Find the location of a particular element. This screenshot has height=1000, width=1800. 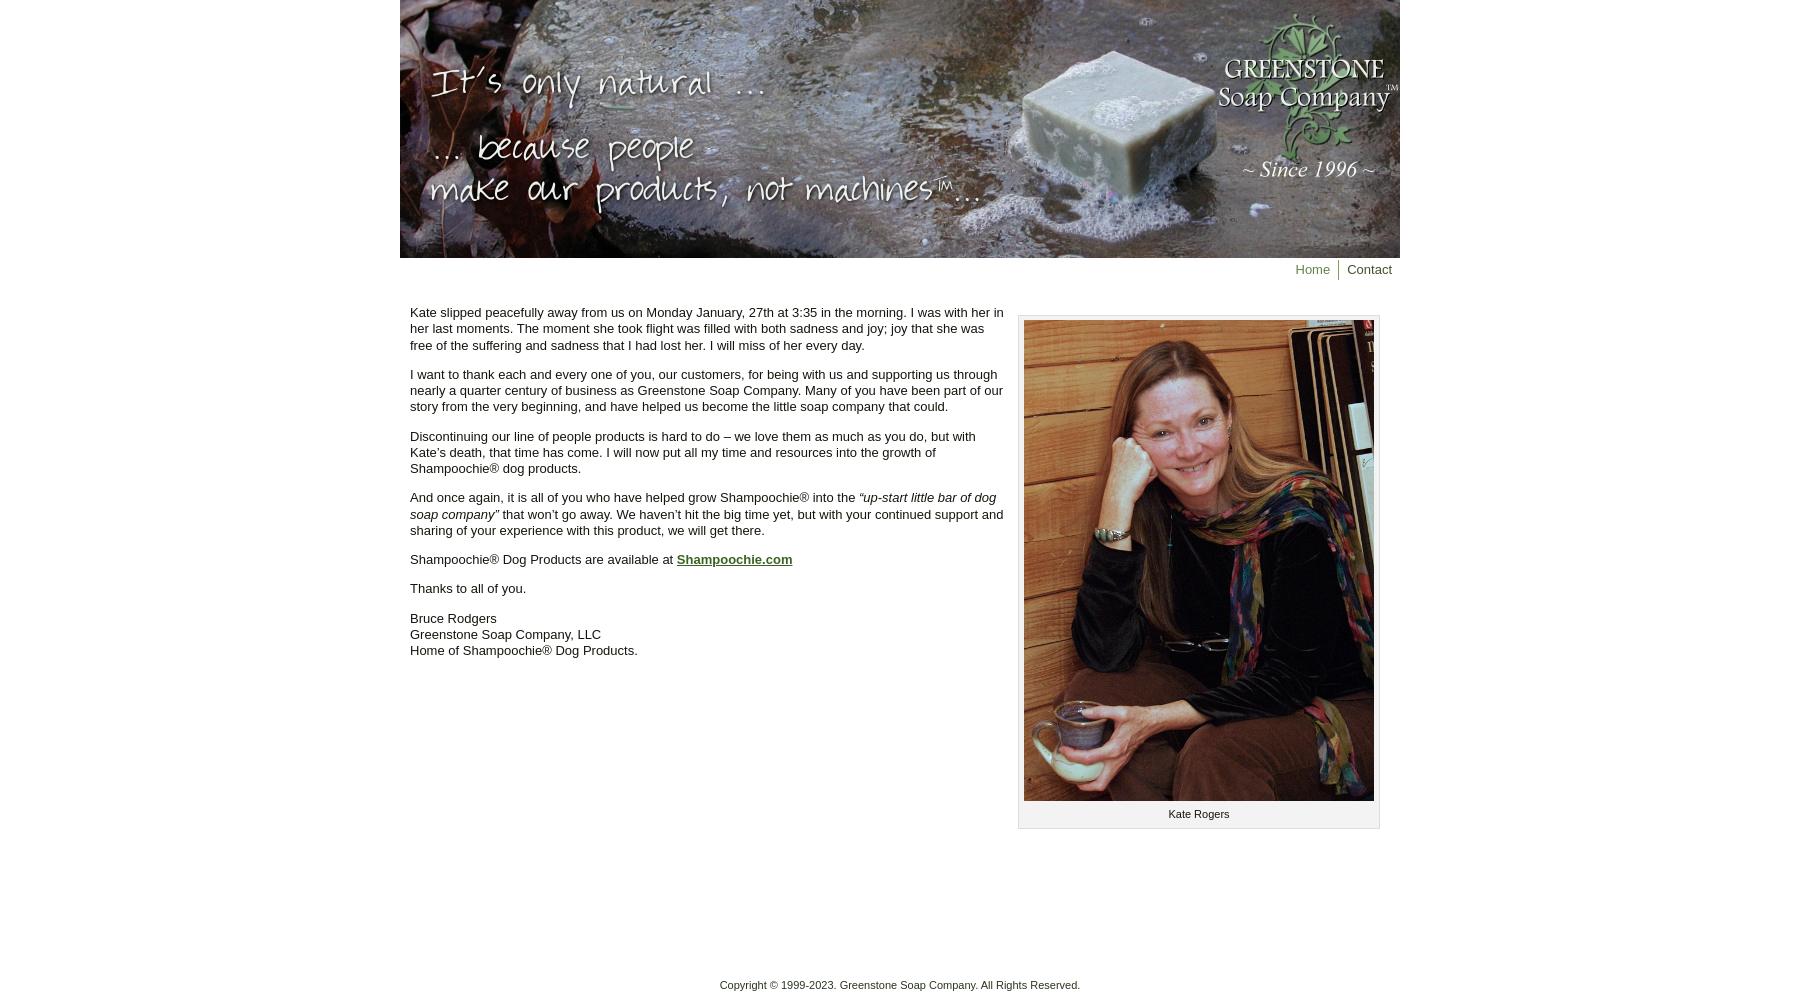

'Kate slipped peacefully away from us on Monday January, 27th at 3:35 in the morning. I was with her in her last moments. The moment she took flight was filled with both sadness and joy; joy that she was free of the suffering and sadness that I had lost her. I will miss of her every day.' is located at coordinates (705, 327).